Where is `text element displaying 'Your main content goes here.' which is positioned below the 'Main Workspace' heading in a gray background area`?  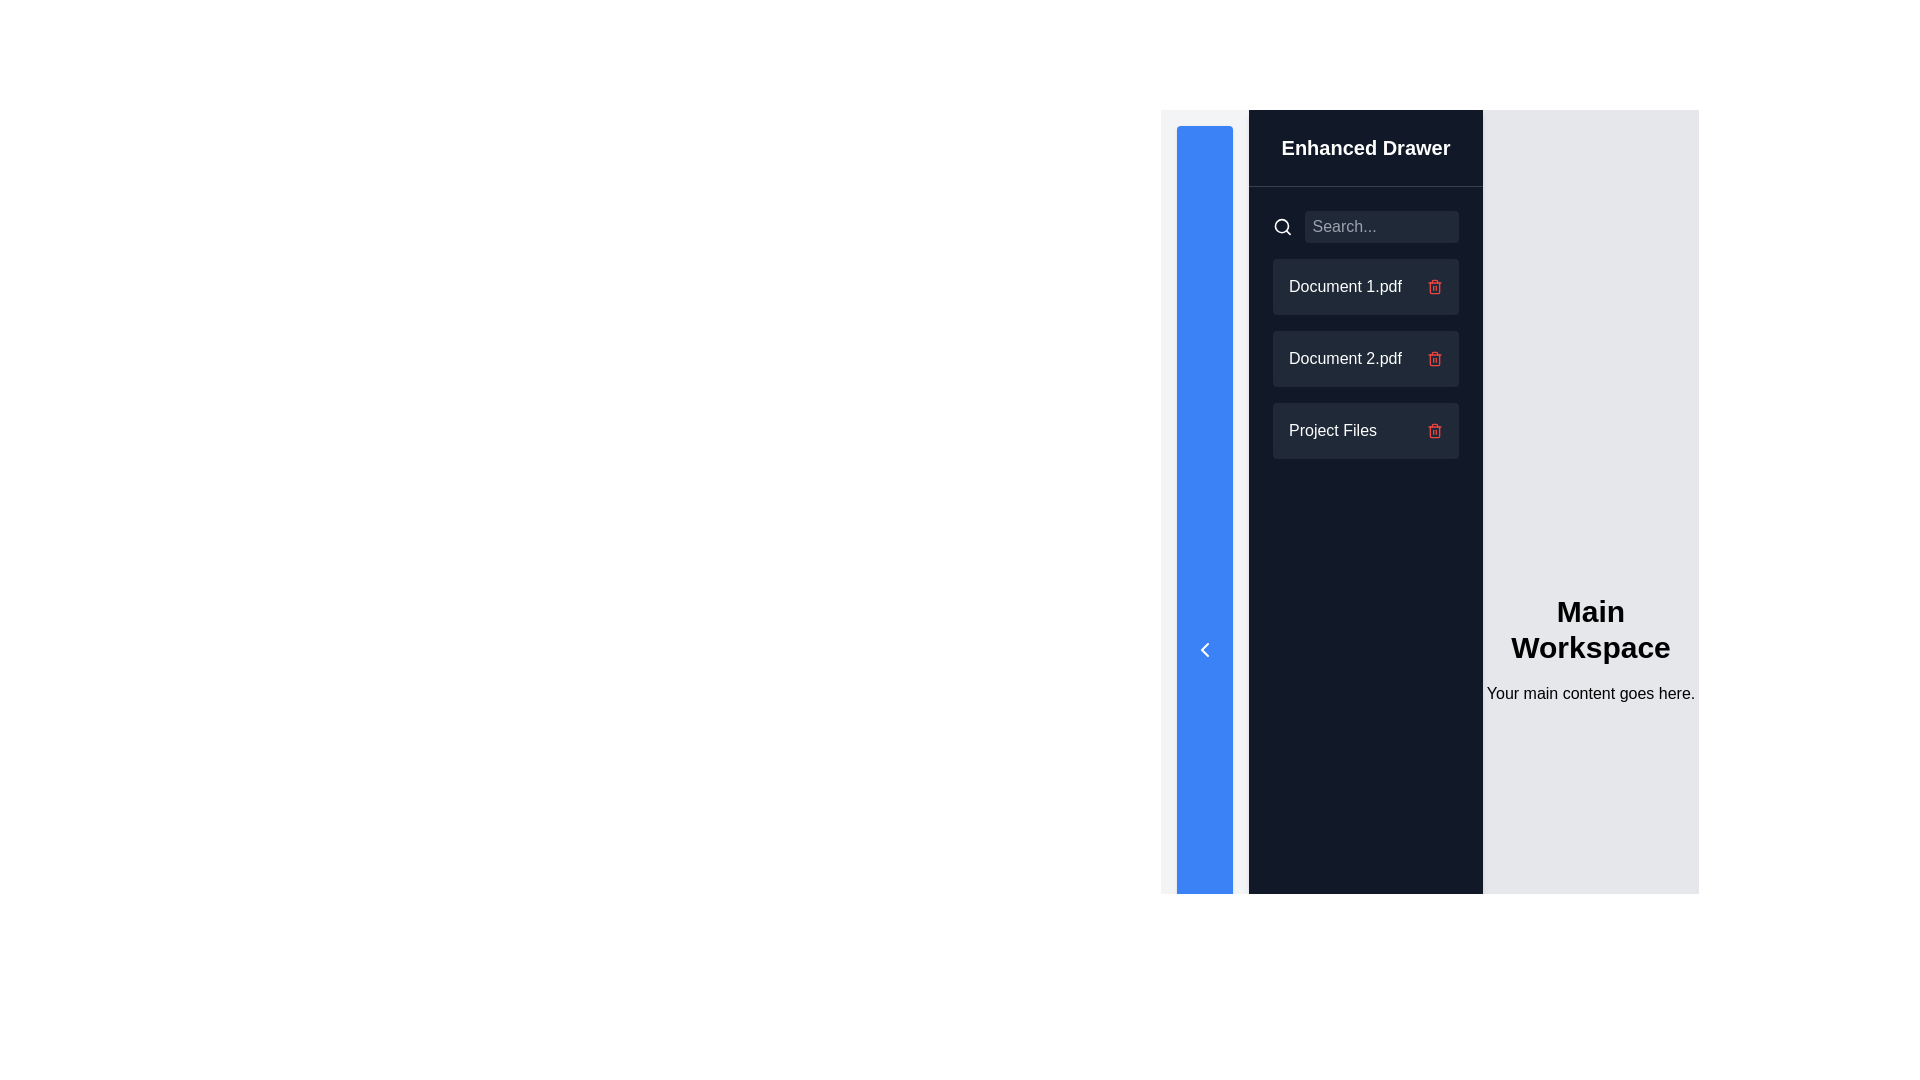
text element displaying 'Your main content goes here.' which is positioned below the 'Main Workspace' heading in a gray background area is located at coordinates (1590, 693).